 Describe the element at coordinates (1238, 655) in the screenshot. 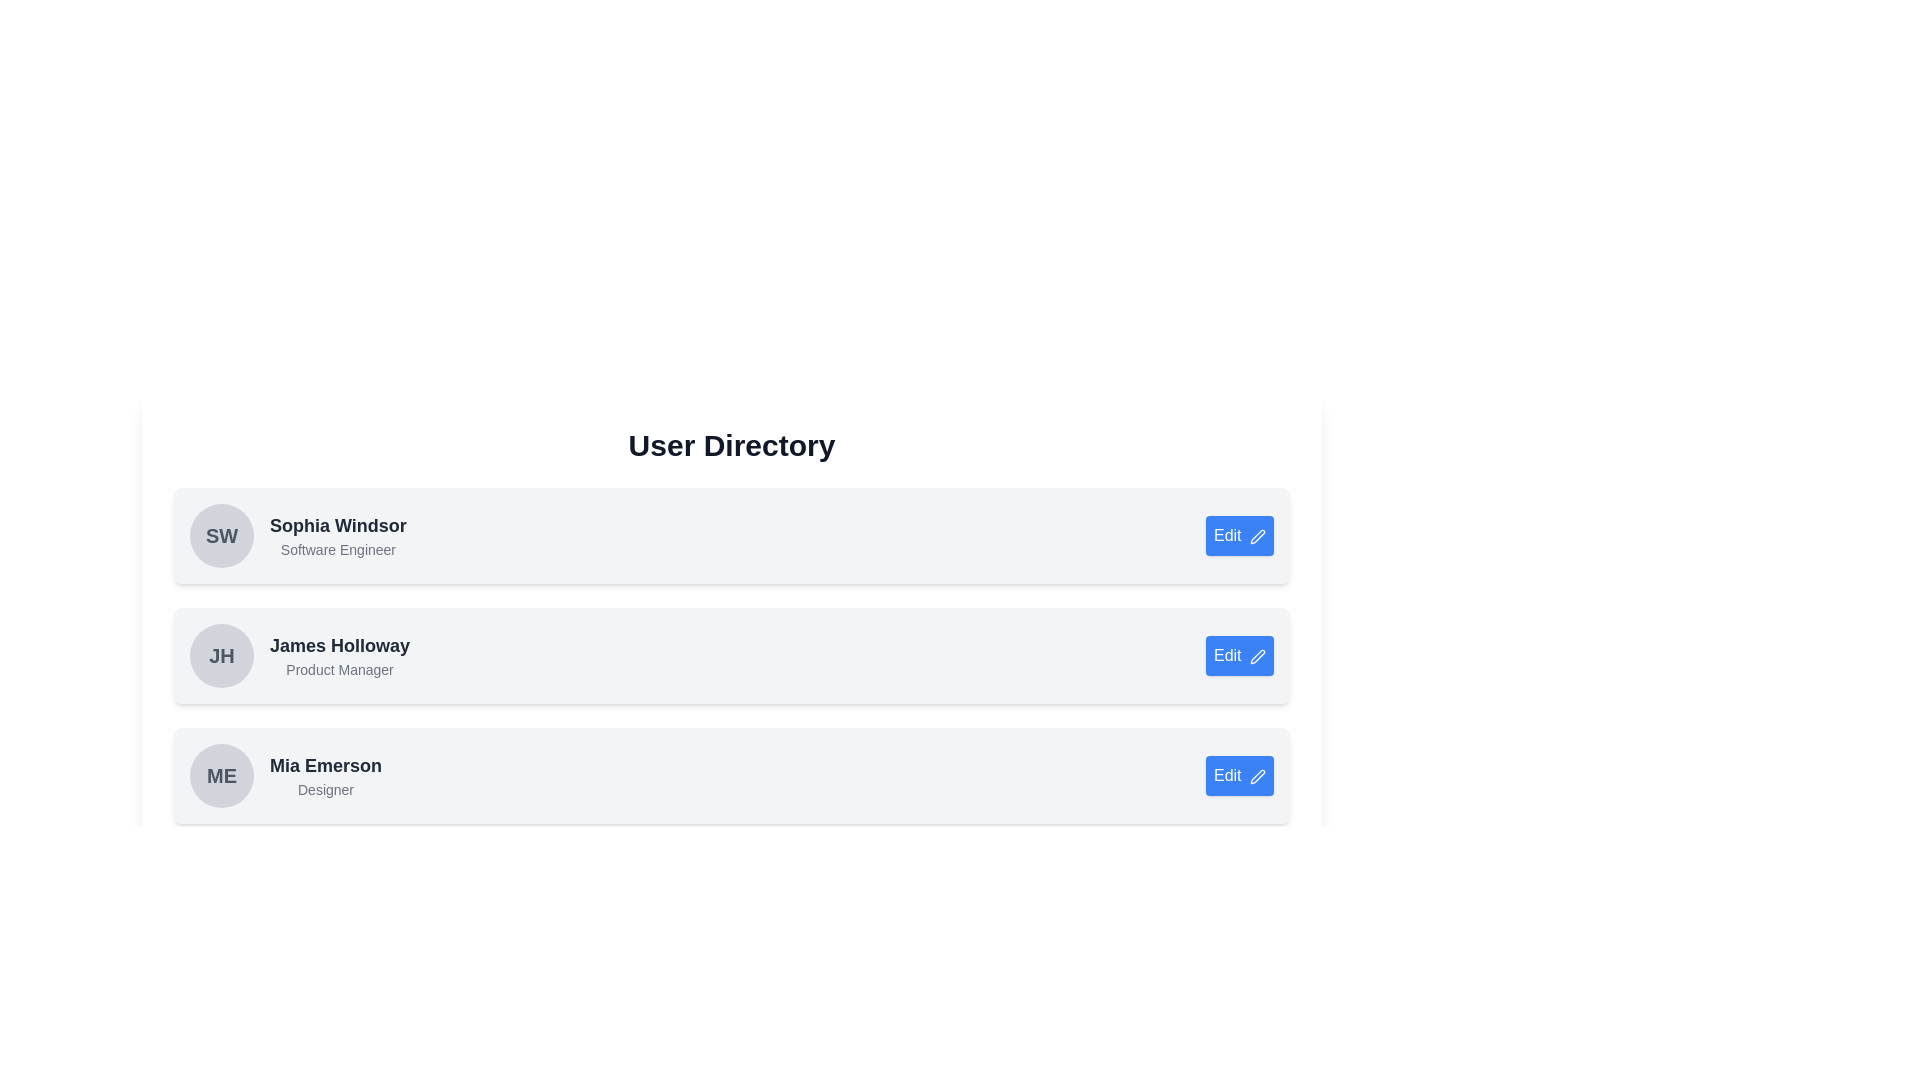

I see `the edit button located at the top-right corner of the user card for 'James Holloway, Product Manager'` at that location.